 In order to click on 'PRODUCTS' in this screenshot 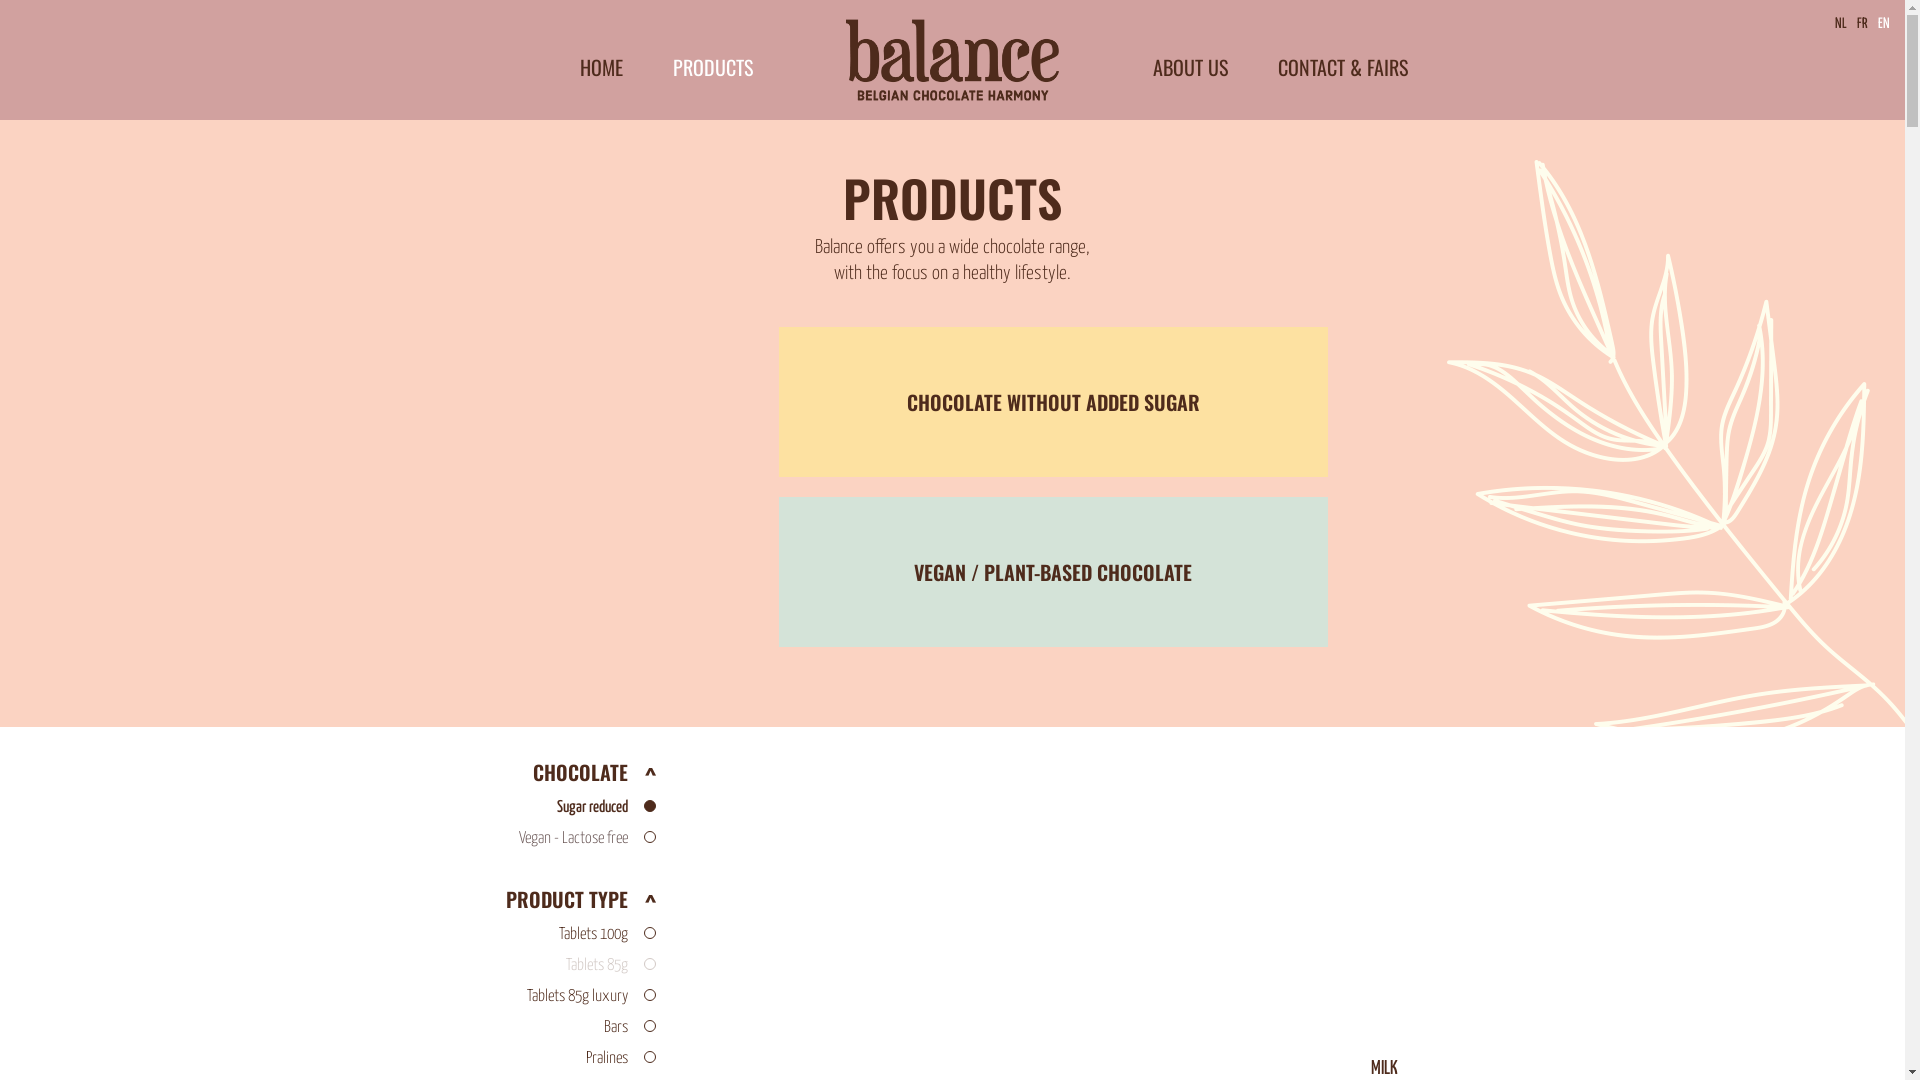, I will do `click(711, 65)`.